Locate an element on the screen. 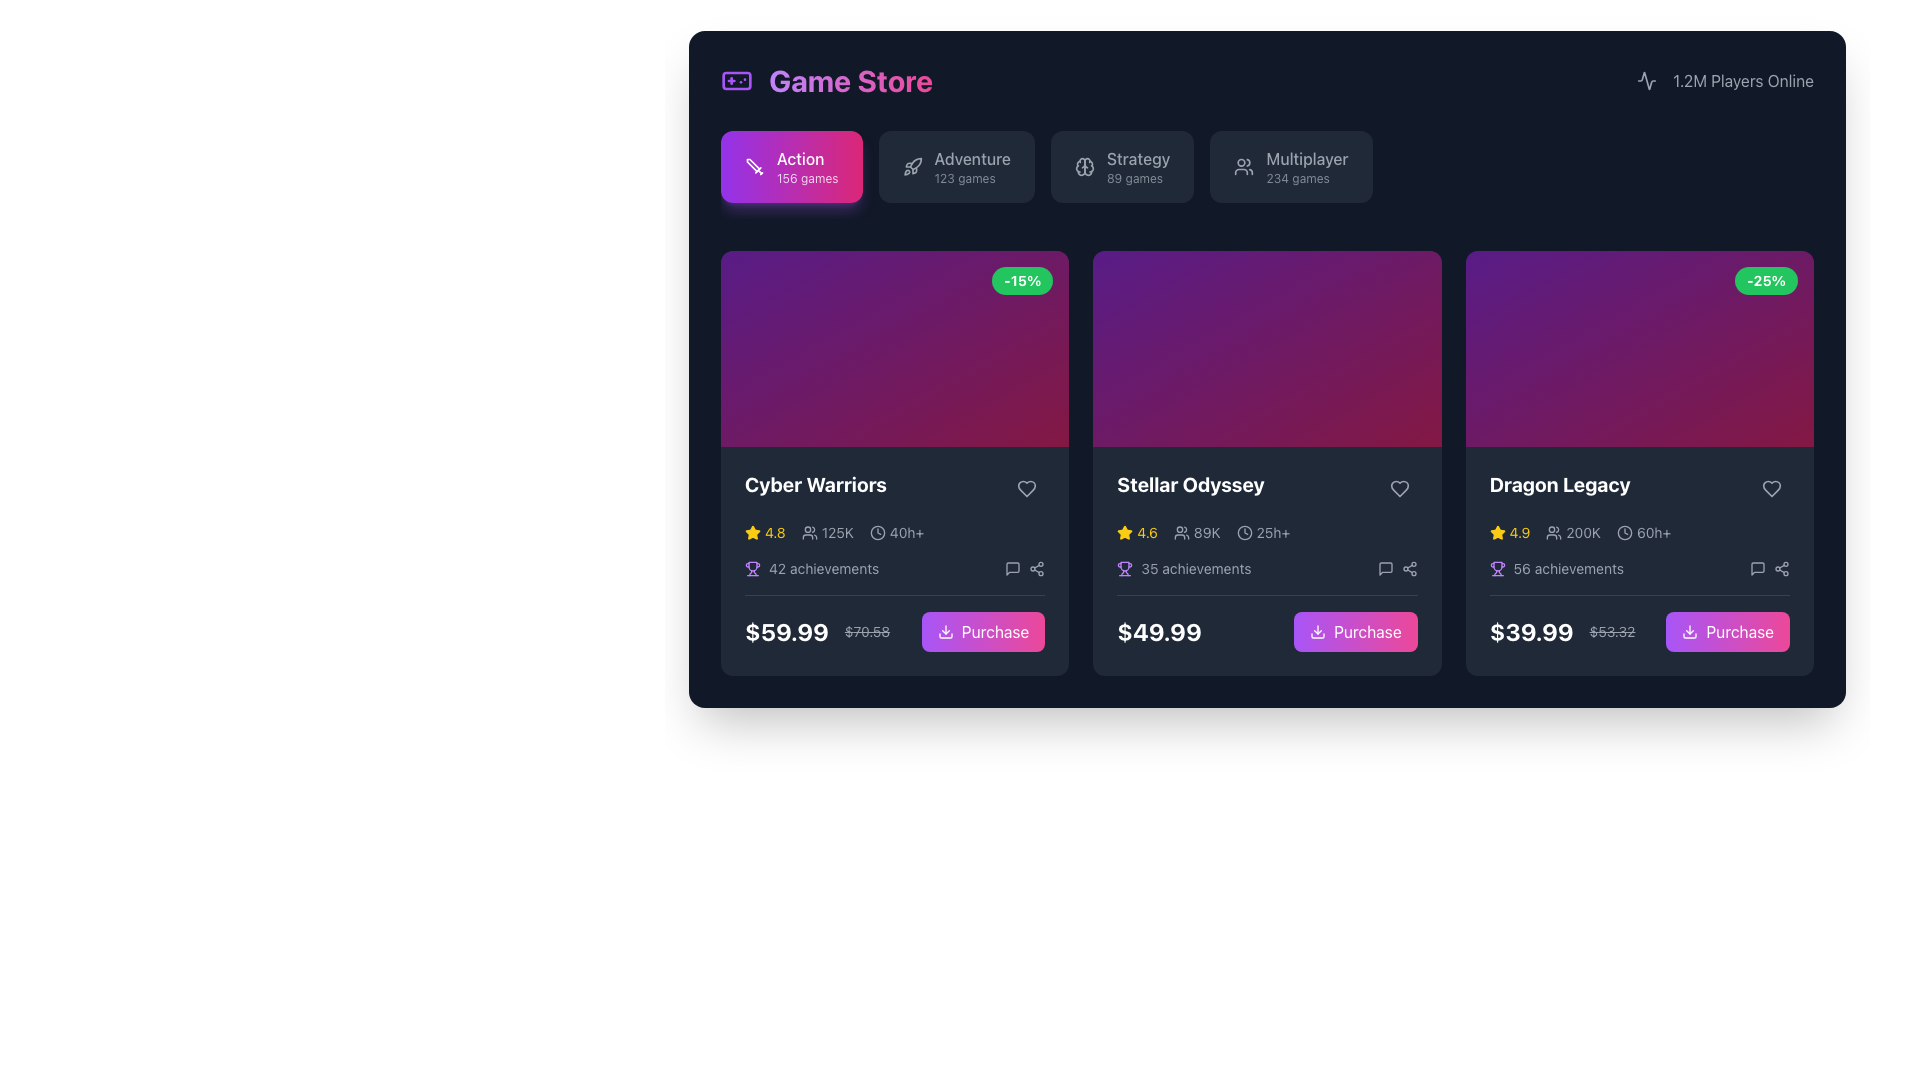 The image size is (1920, 1080). the heart-shaped icon button at the top-right corner of the 'Stellar Odyssey' content card to like or unlike the content is located at coordinates (1398, 488).